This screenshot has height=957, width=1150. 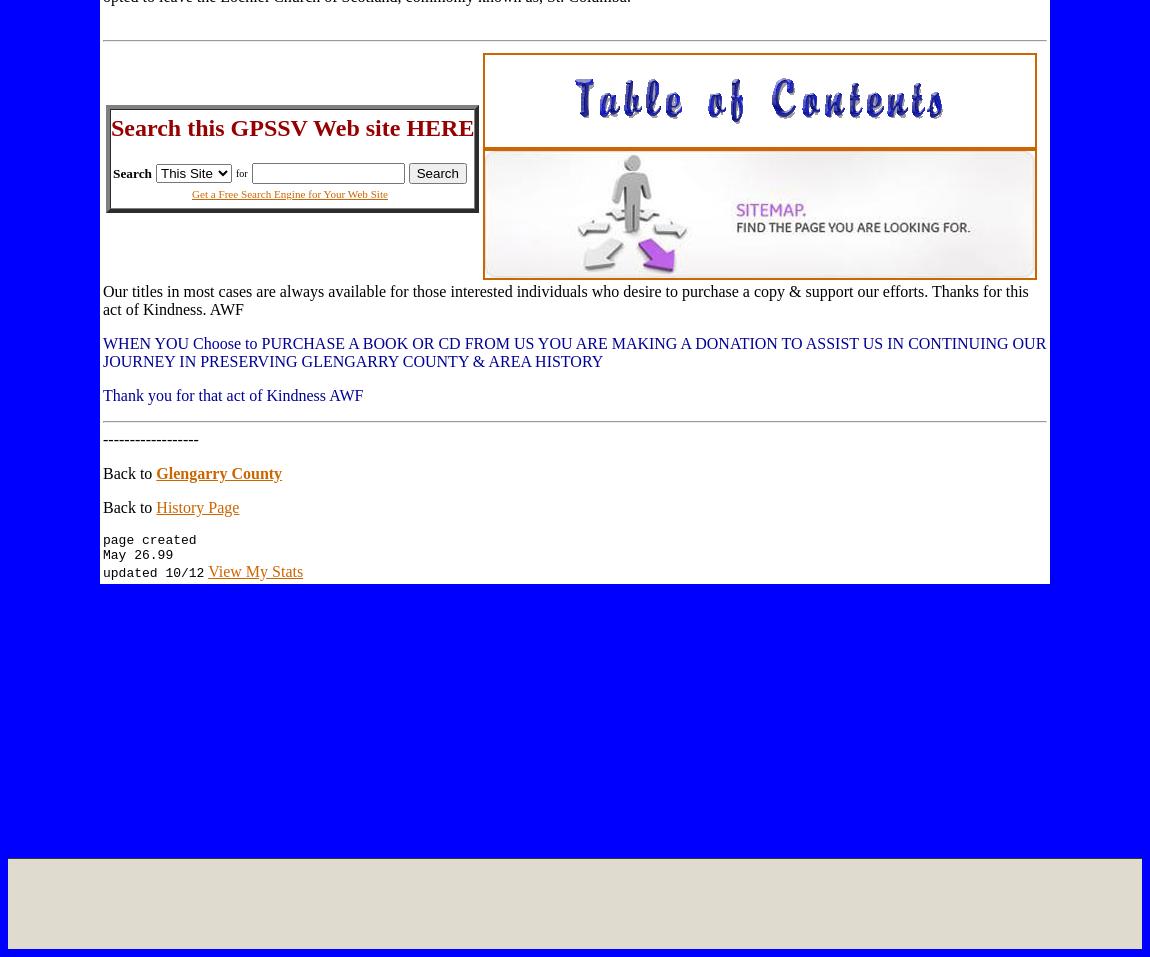 What do you see at coordinates (565, 300) in the screenshot?
I see `'Our titles in most cases are always available for those interested individuals who desire to purchase a copy & support our efforts. Thanks for this act of Kindness.  AWF'` at bounding box center [565, 300].